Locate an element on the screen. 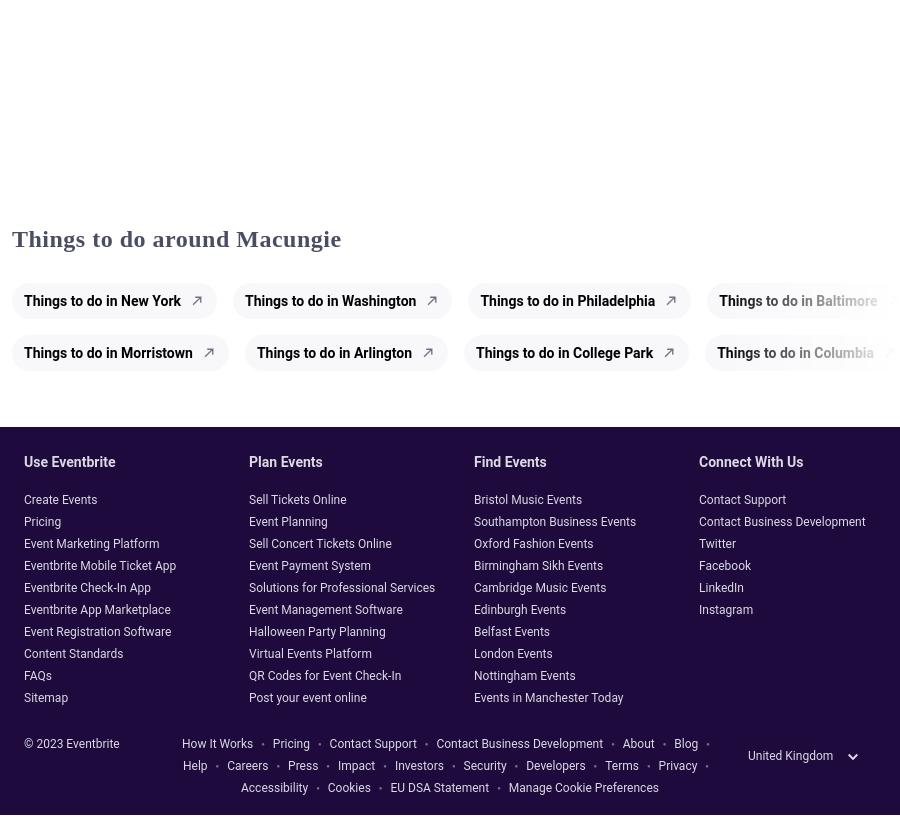 The width and height of the screenshot is (900, 833). 'Belfast Events' is located at coordinates (511, 630).